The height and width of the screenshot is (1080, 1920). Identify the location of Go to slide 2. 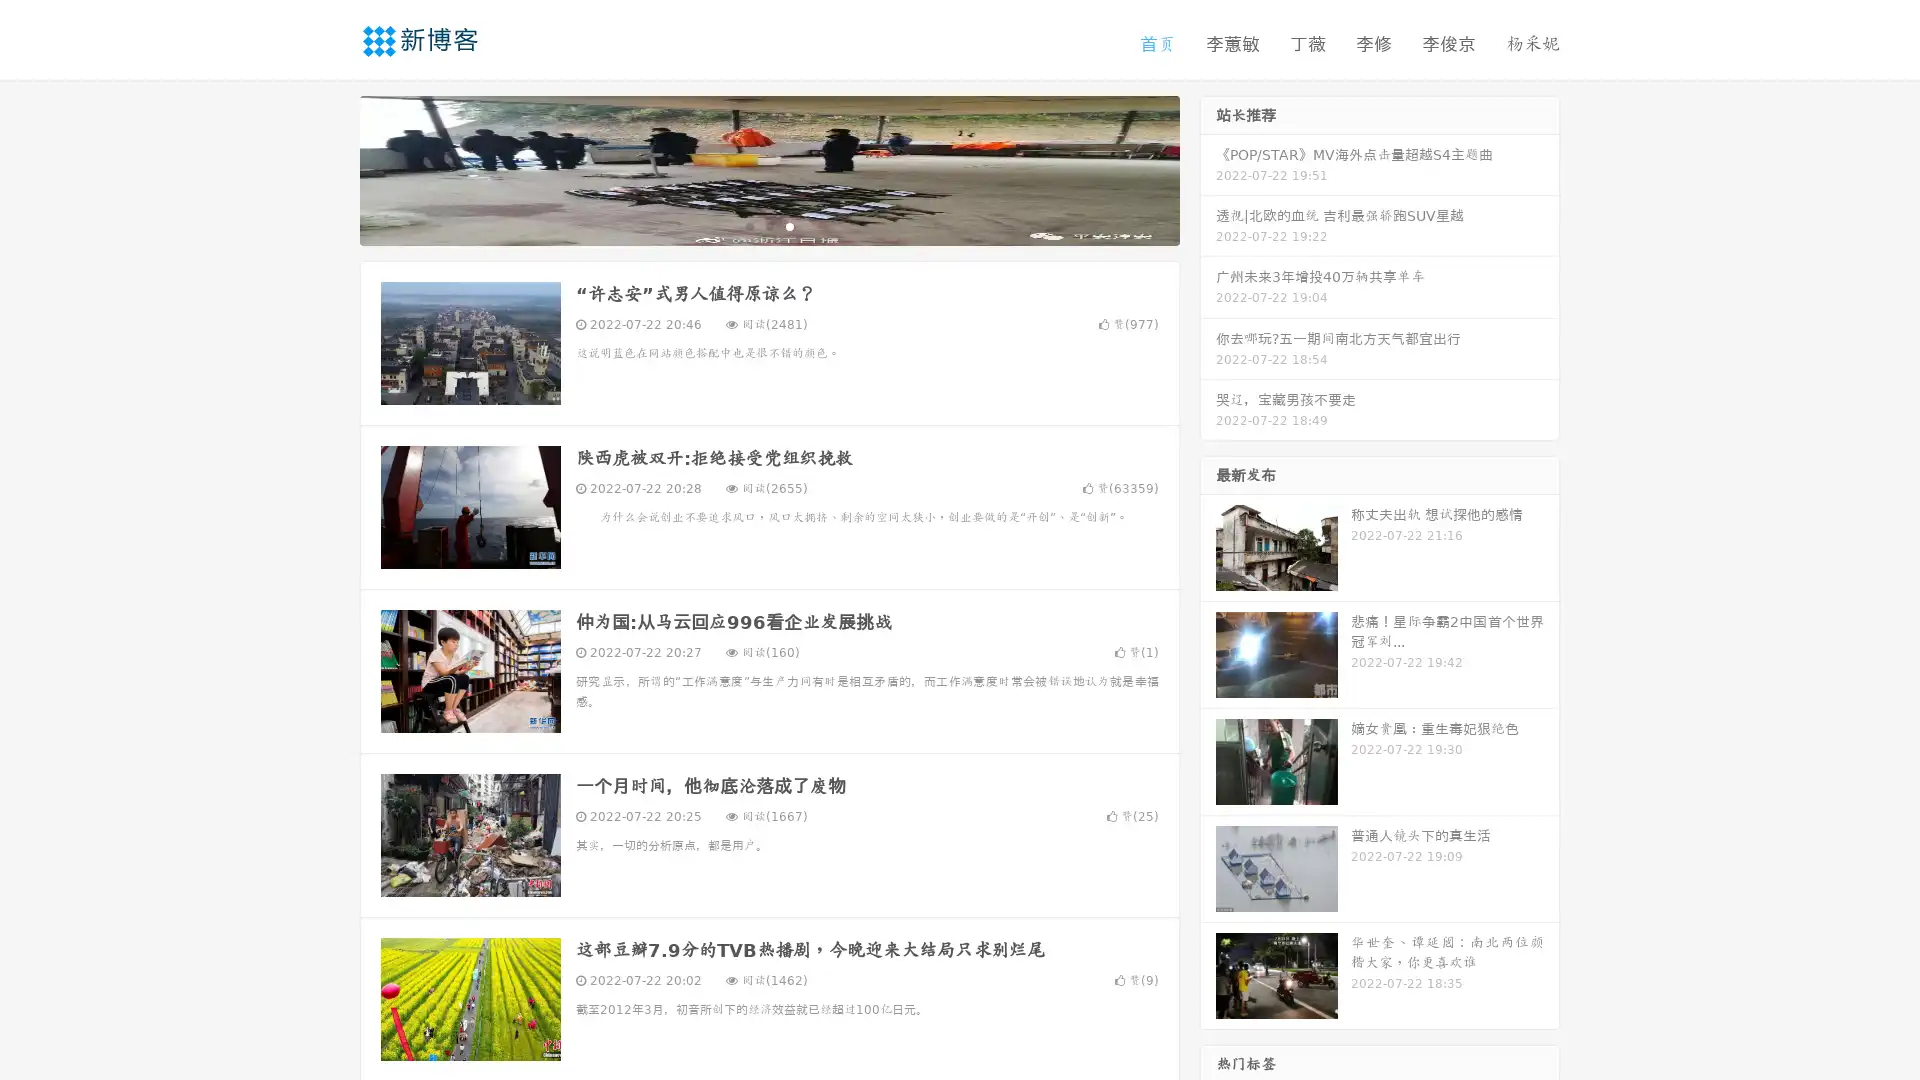
(768, 225).